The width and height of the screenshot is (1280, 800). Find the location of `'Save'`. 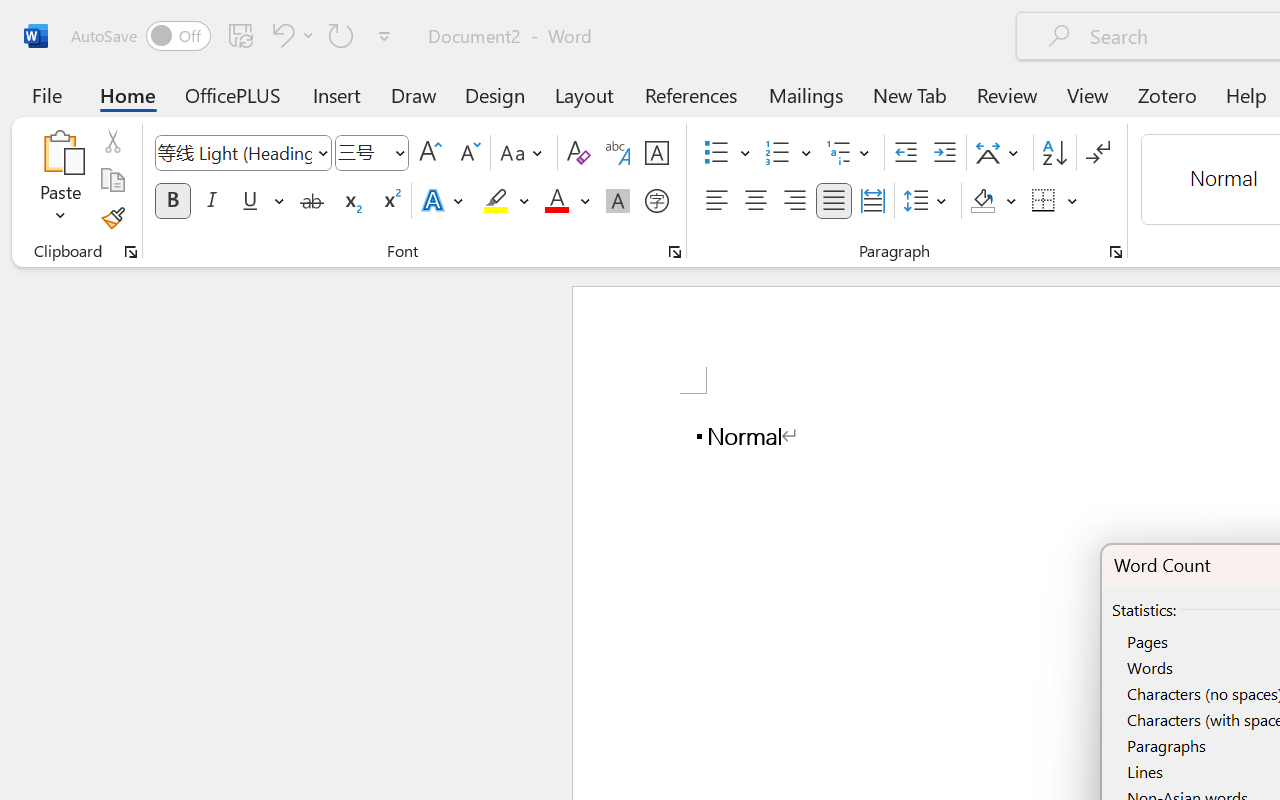

'Save' is located at coordinates (240, 34).